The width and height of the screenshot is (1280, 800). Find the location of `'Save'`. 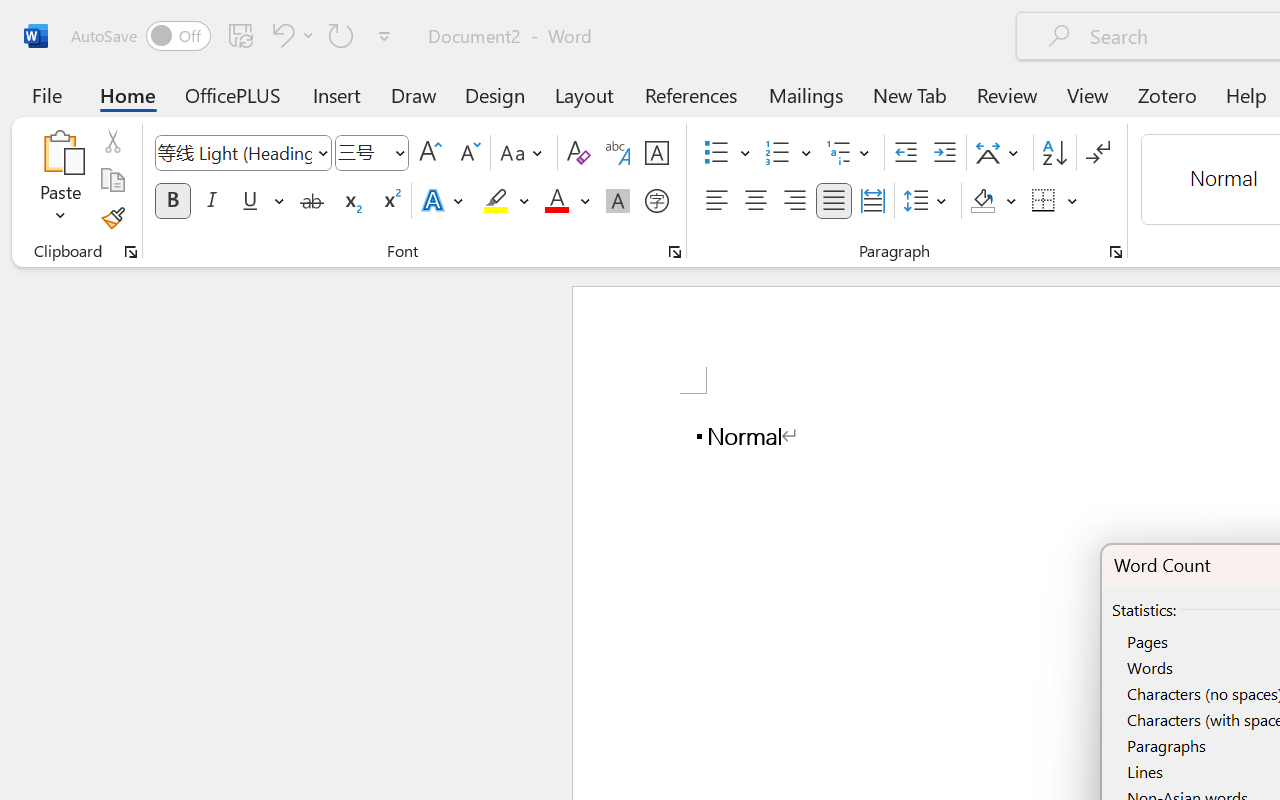

'Save' is located at coordinates (240, 34).